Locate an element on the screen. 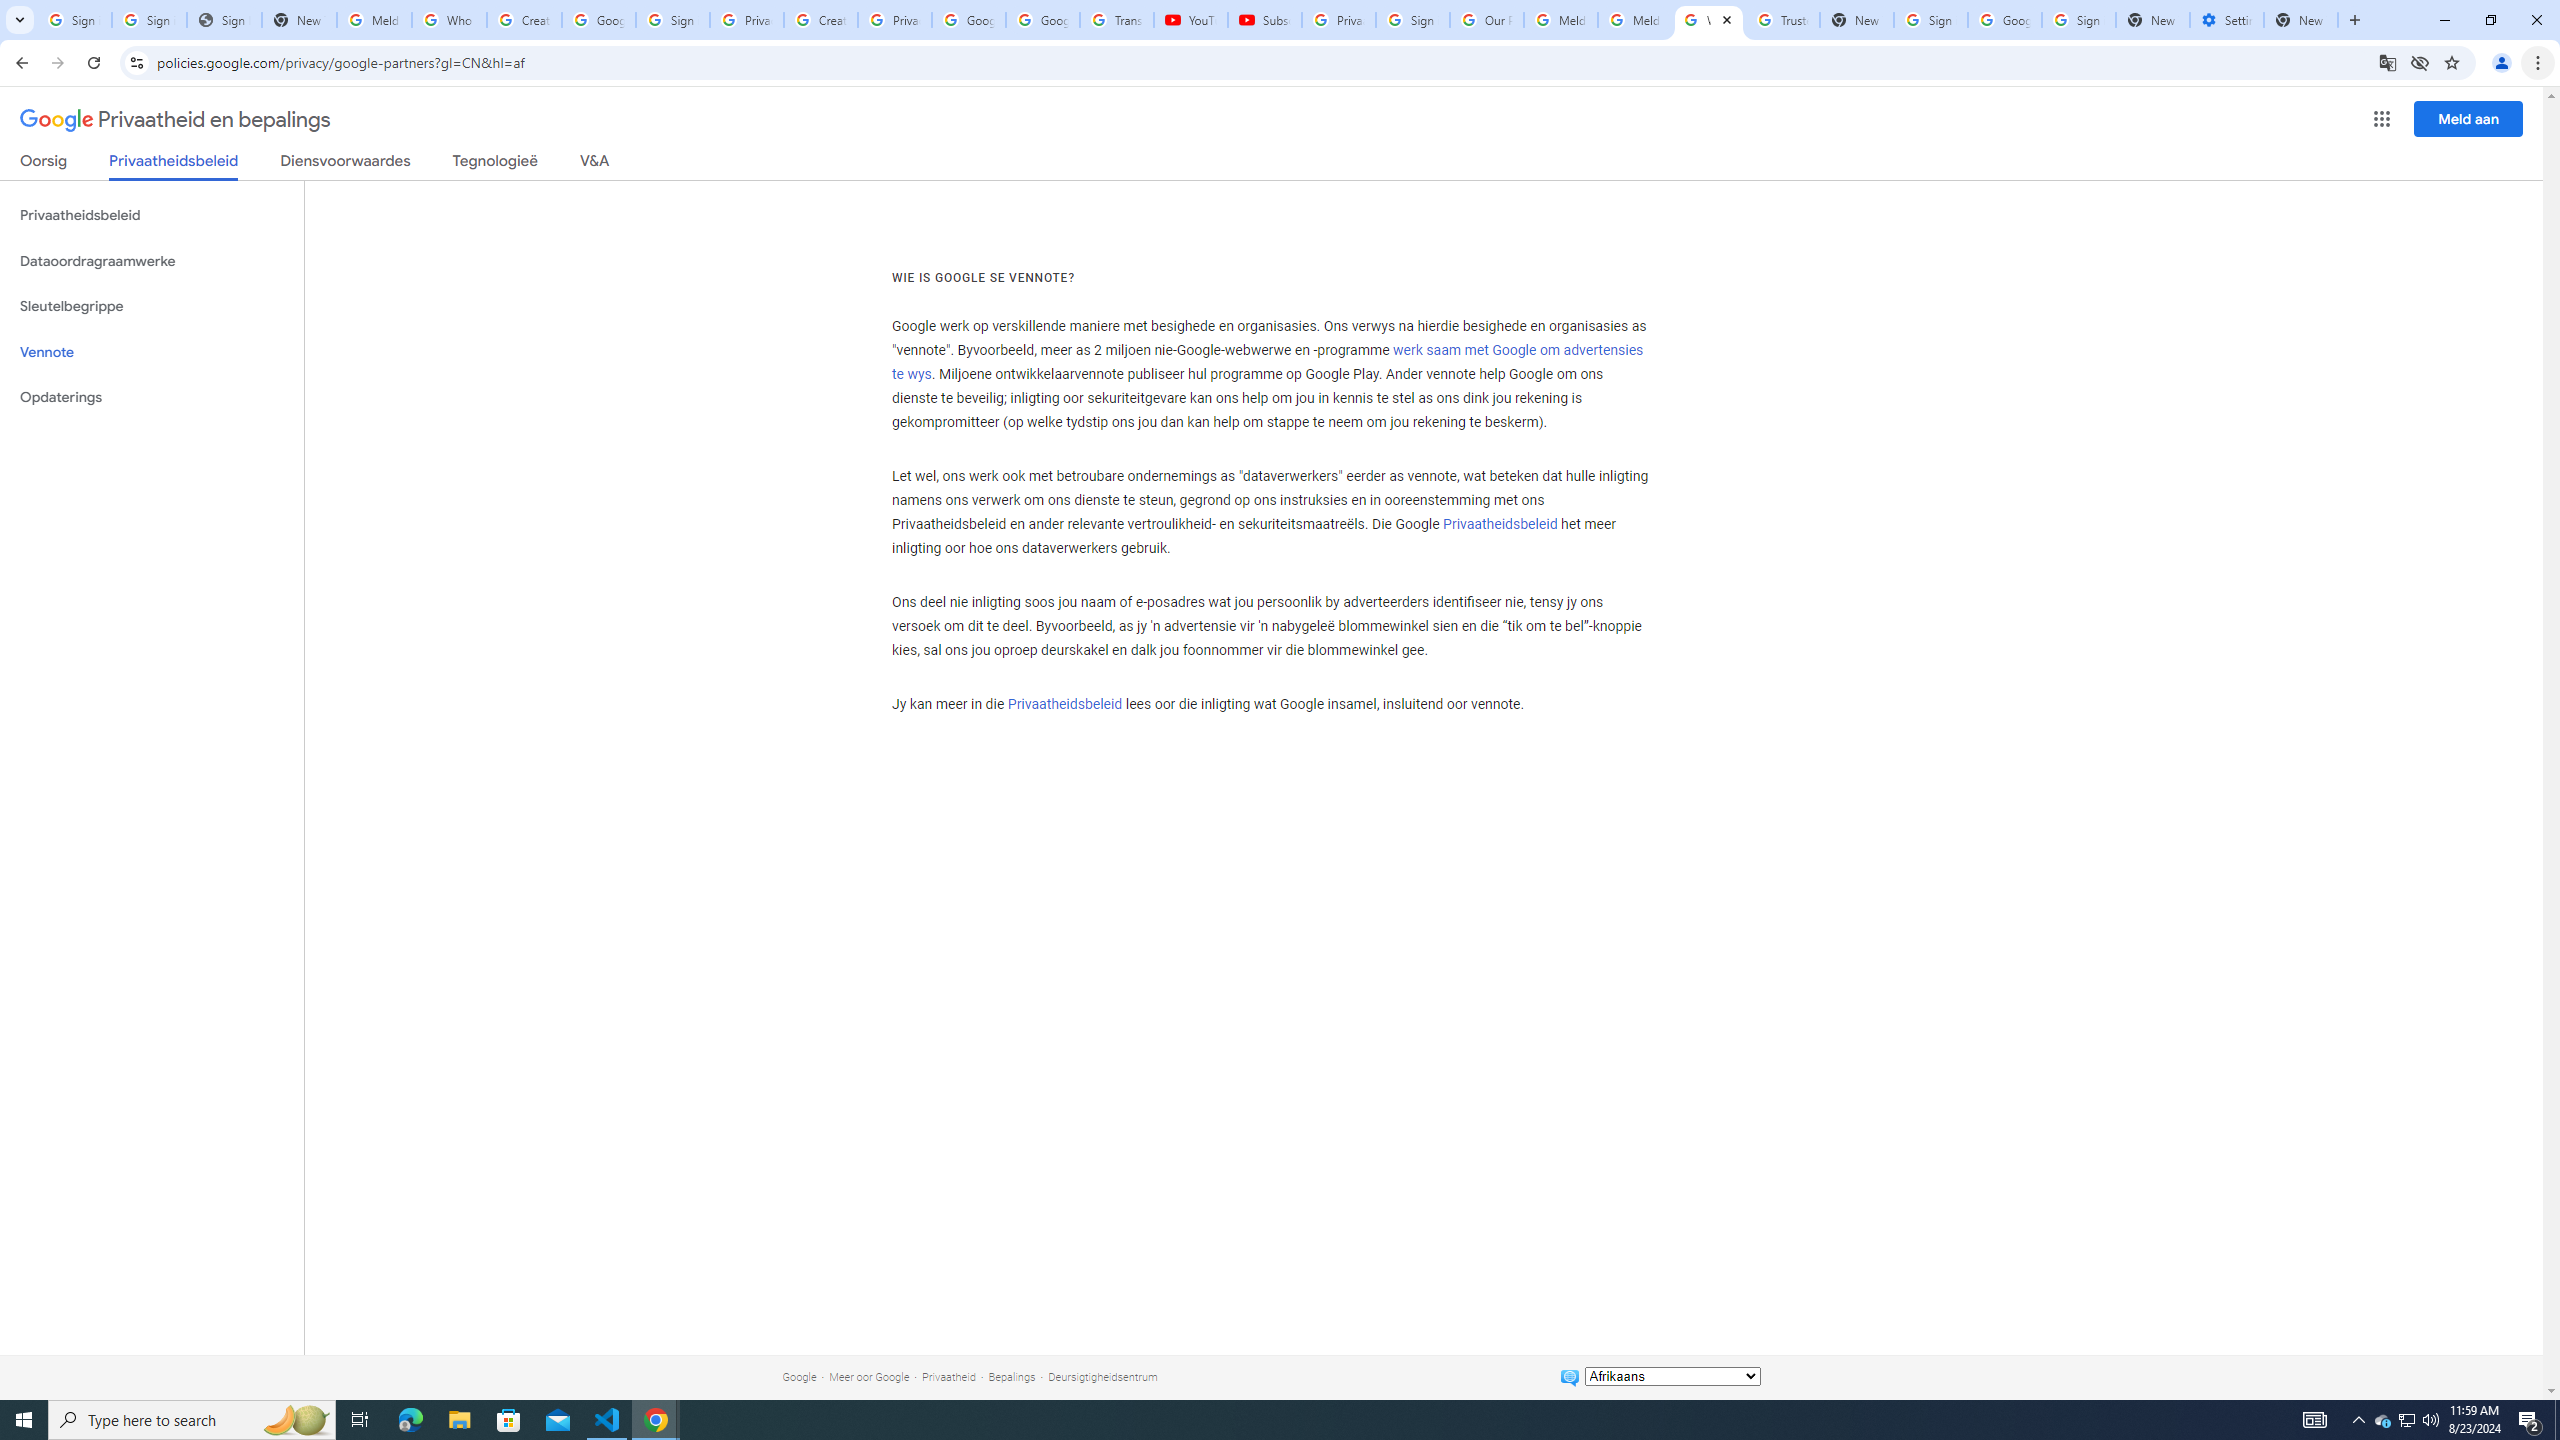  'Trusted Information and Content - Google Safety Center' is located at coordinates (1782, 19).